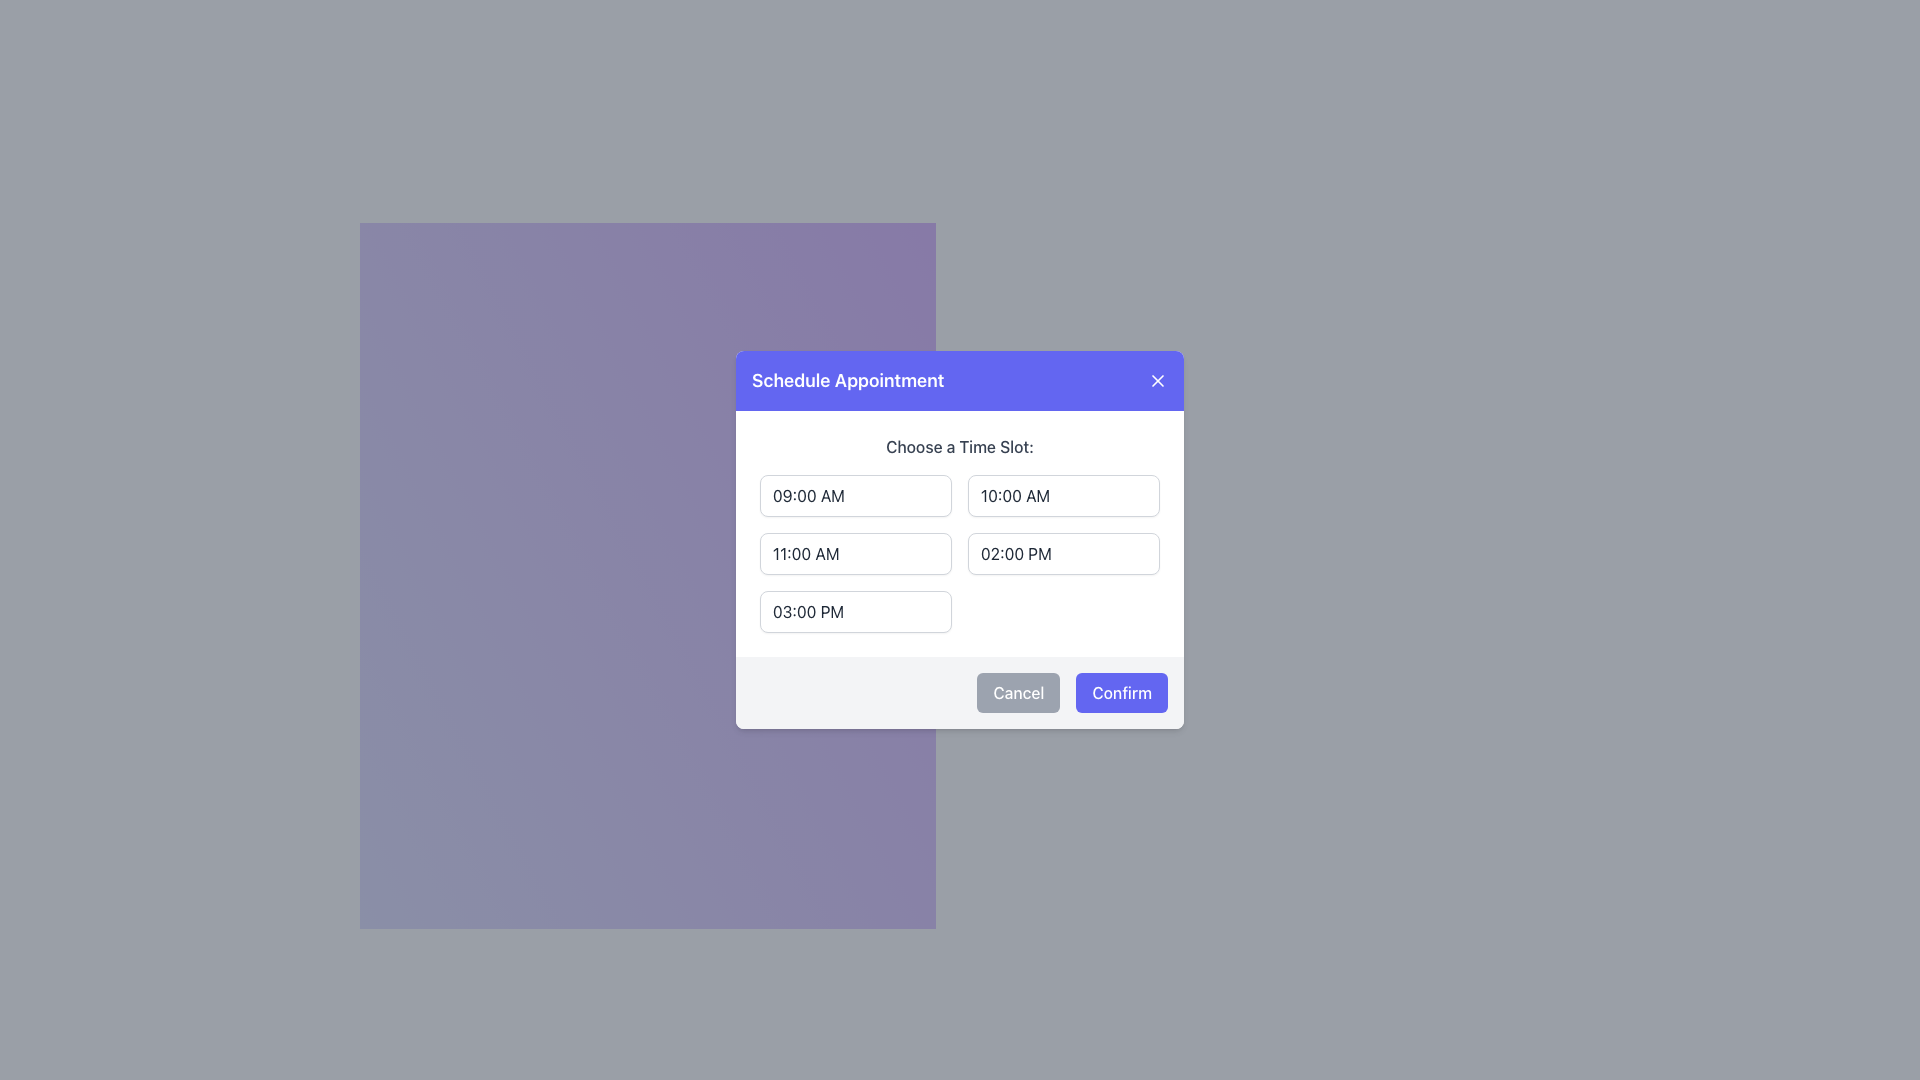 The height and width of the screenshot is (1080, 1920). What do you see at coordinates (1018, 692) in the screenshot?
I see `the cancel button located at the bottom left of the modal dialog box` at bounding box center [1018, 692].